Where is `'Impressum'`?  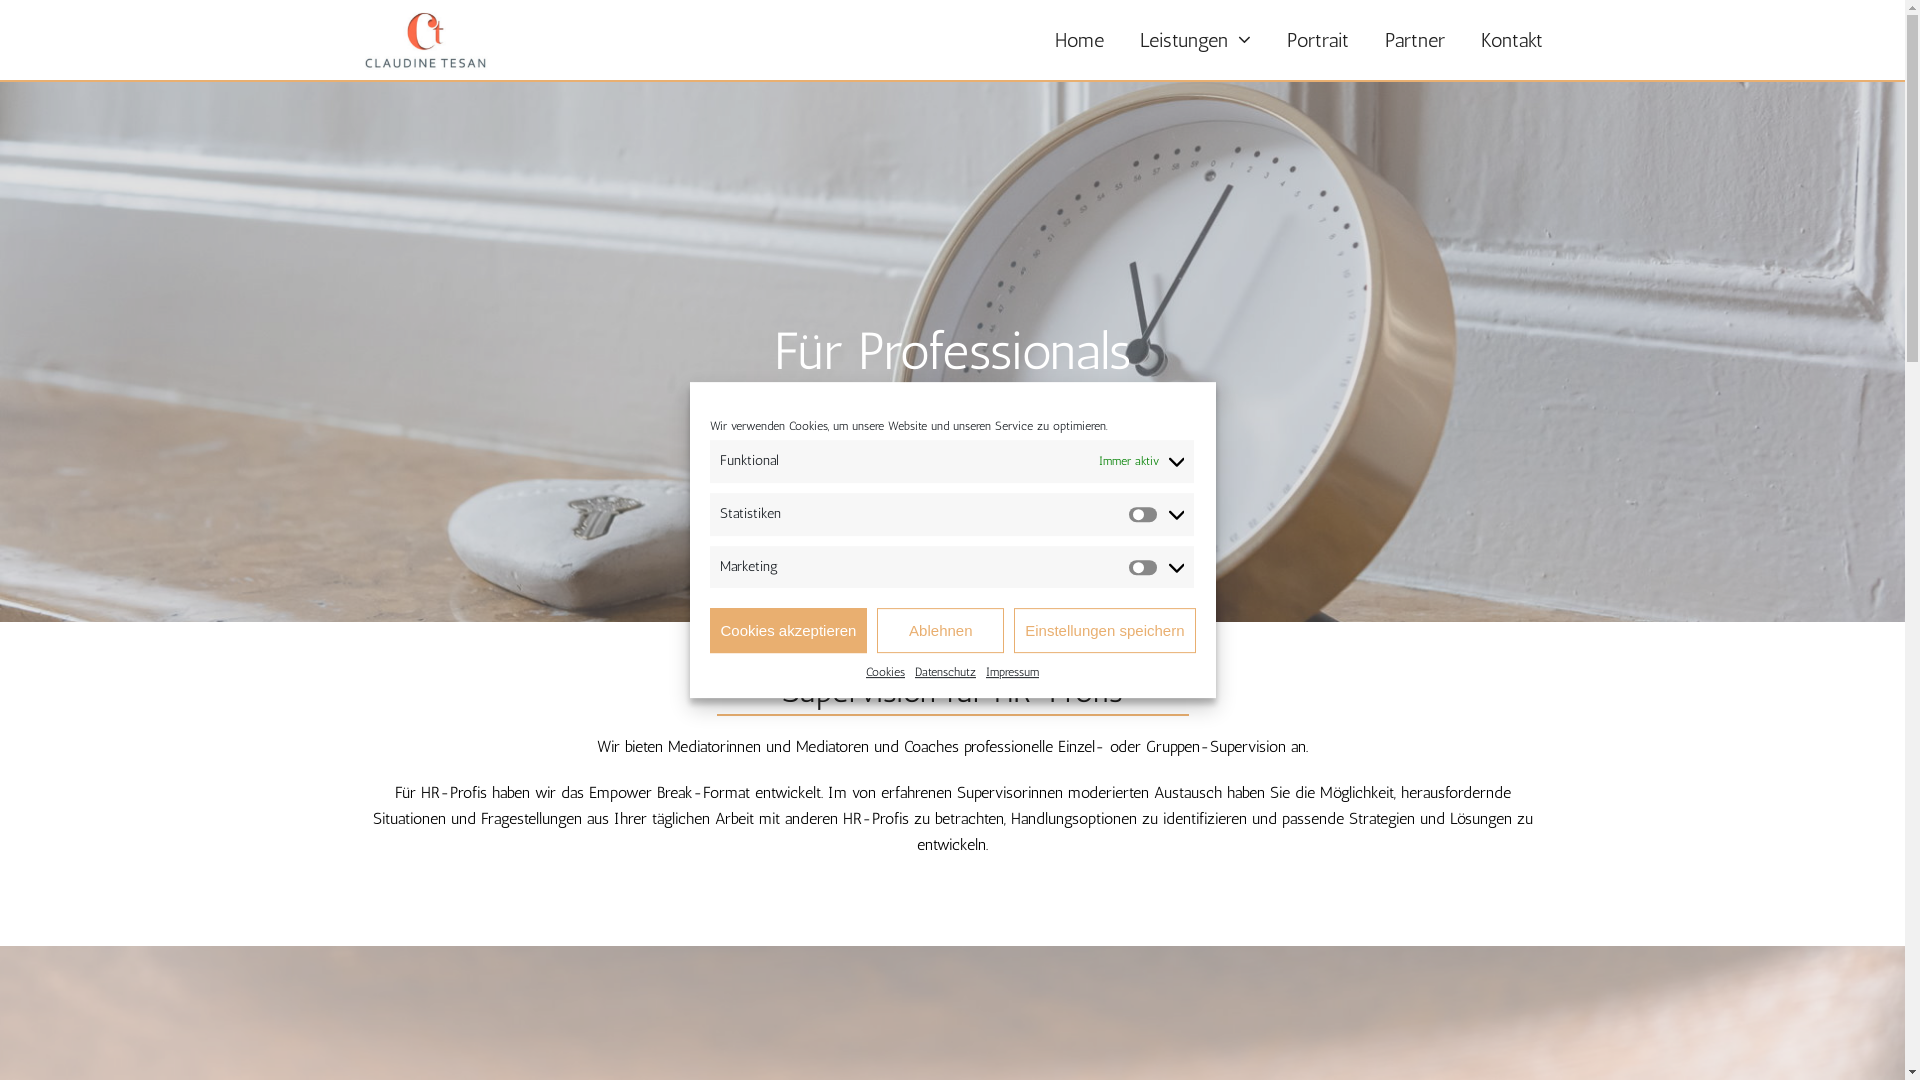
'Impressum' is located at coordinates (1012, 672).